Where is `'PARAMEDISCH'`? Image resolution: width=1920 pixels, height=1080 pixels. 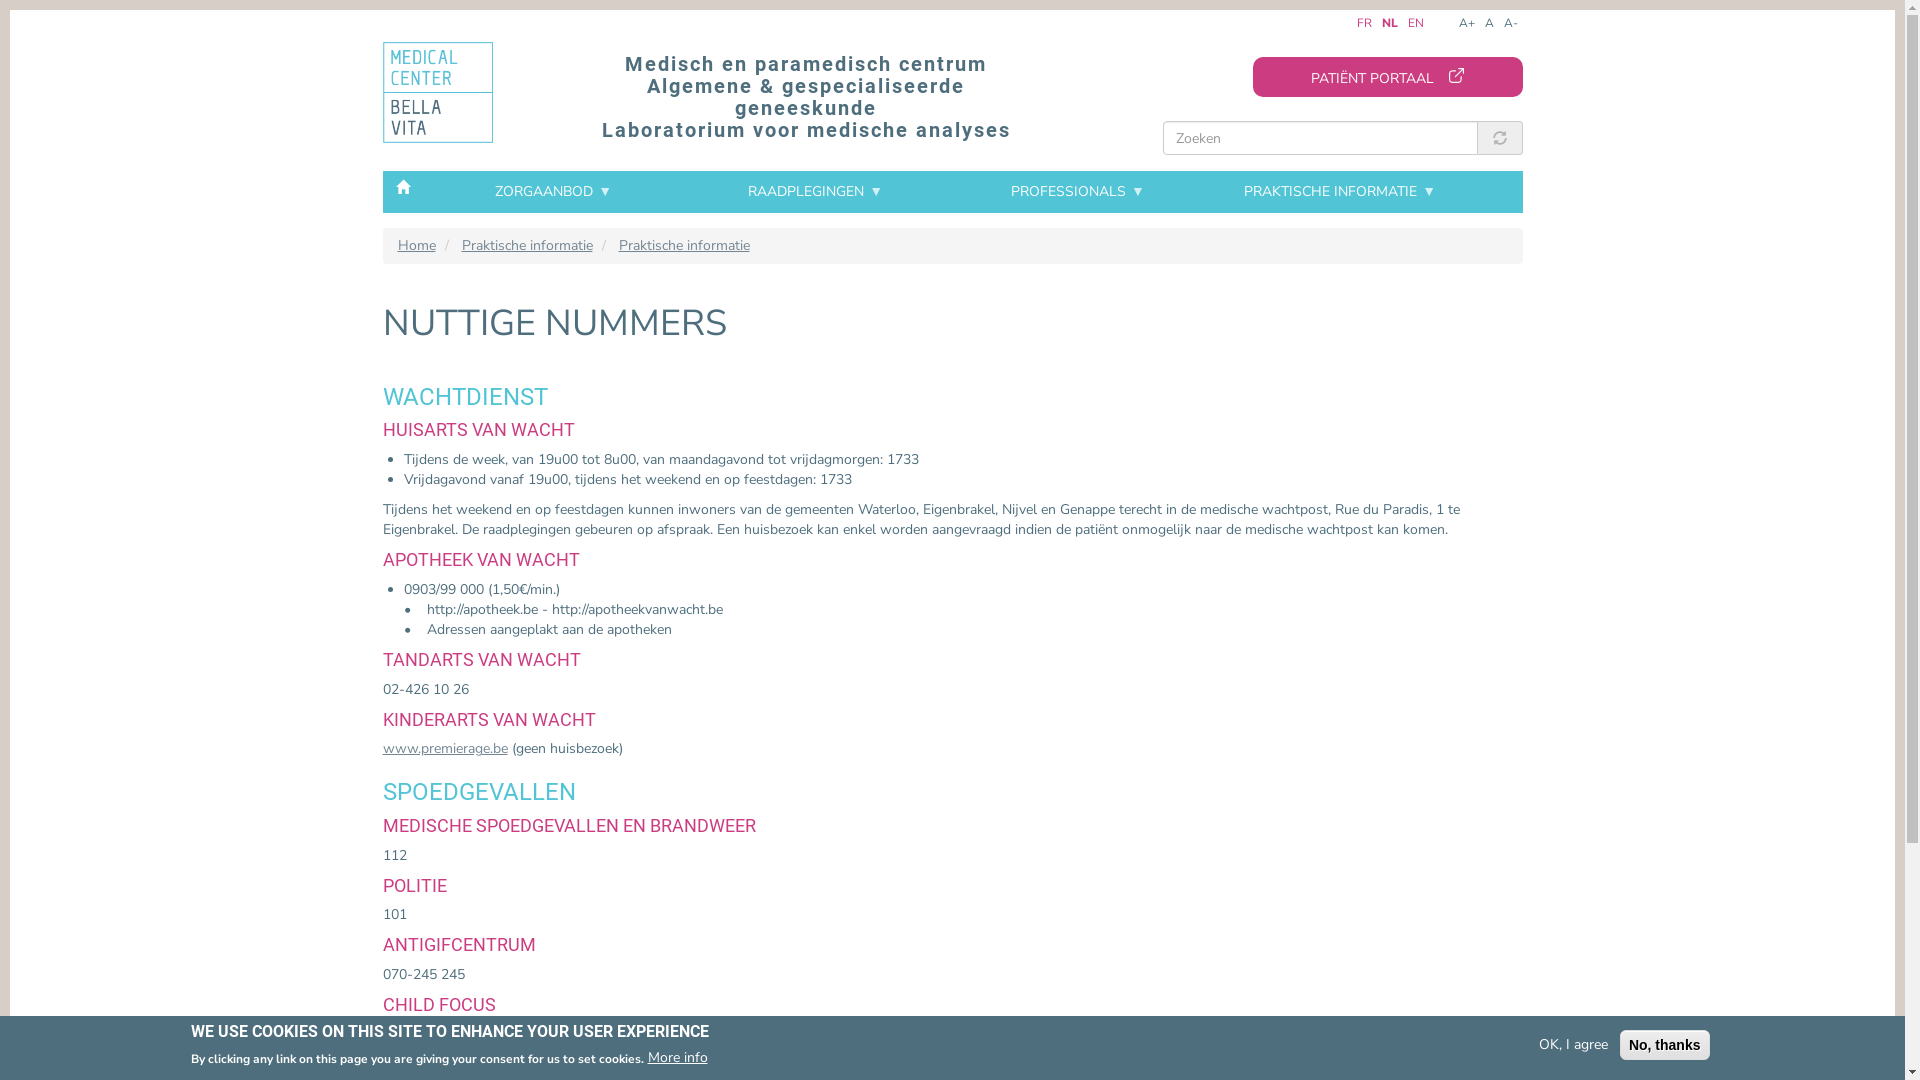
'PARAMEDISCH' is located at coordinates (510, 394).